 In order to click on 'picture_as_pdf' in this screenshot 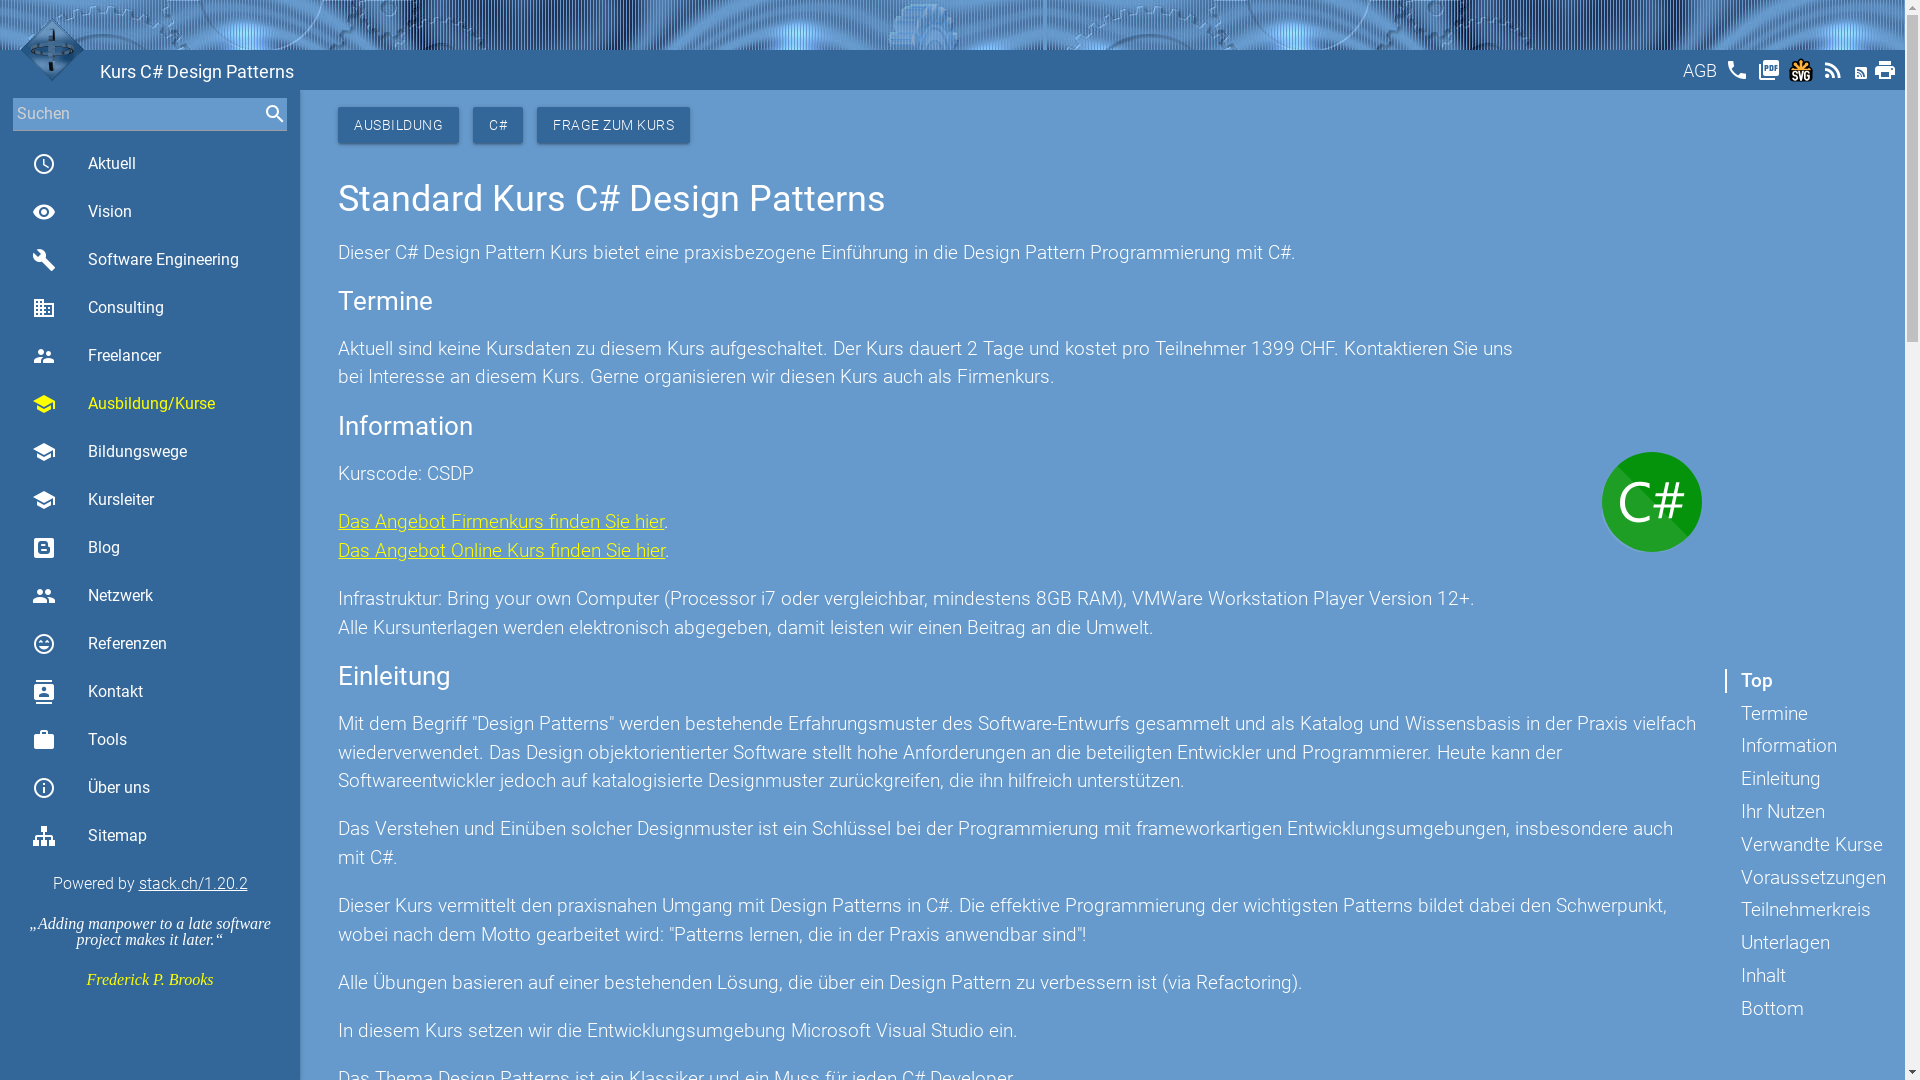, I will do `click(1755, 75)`.